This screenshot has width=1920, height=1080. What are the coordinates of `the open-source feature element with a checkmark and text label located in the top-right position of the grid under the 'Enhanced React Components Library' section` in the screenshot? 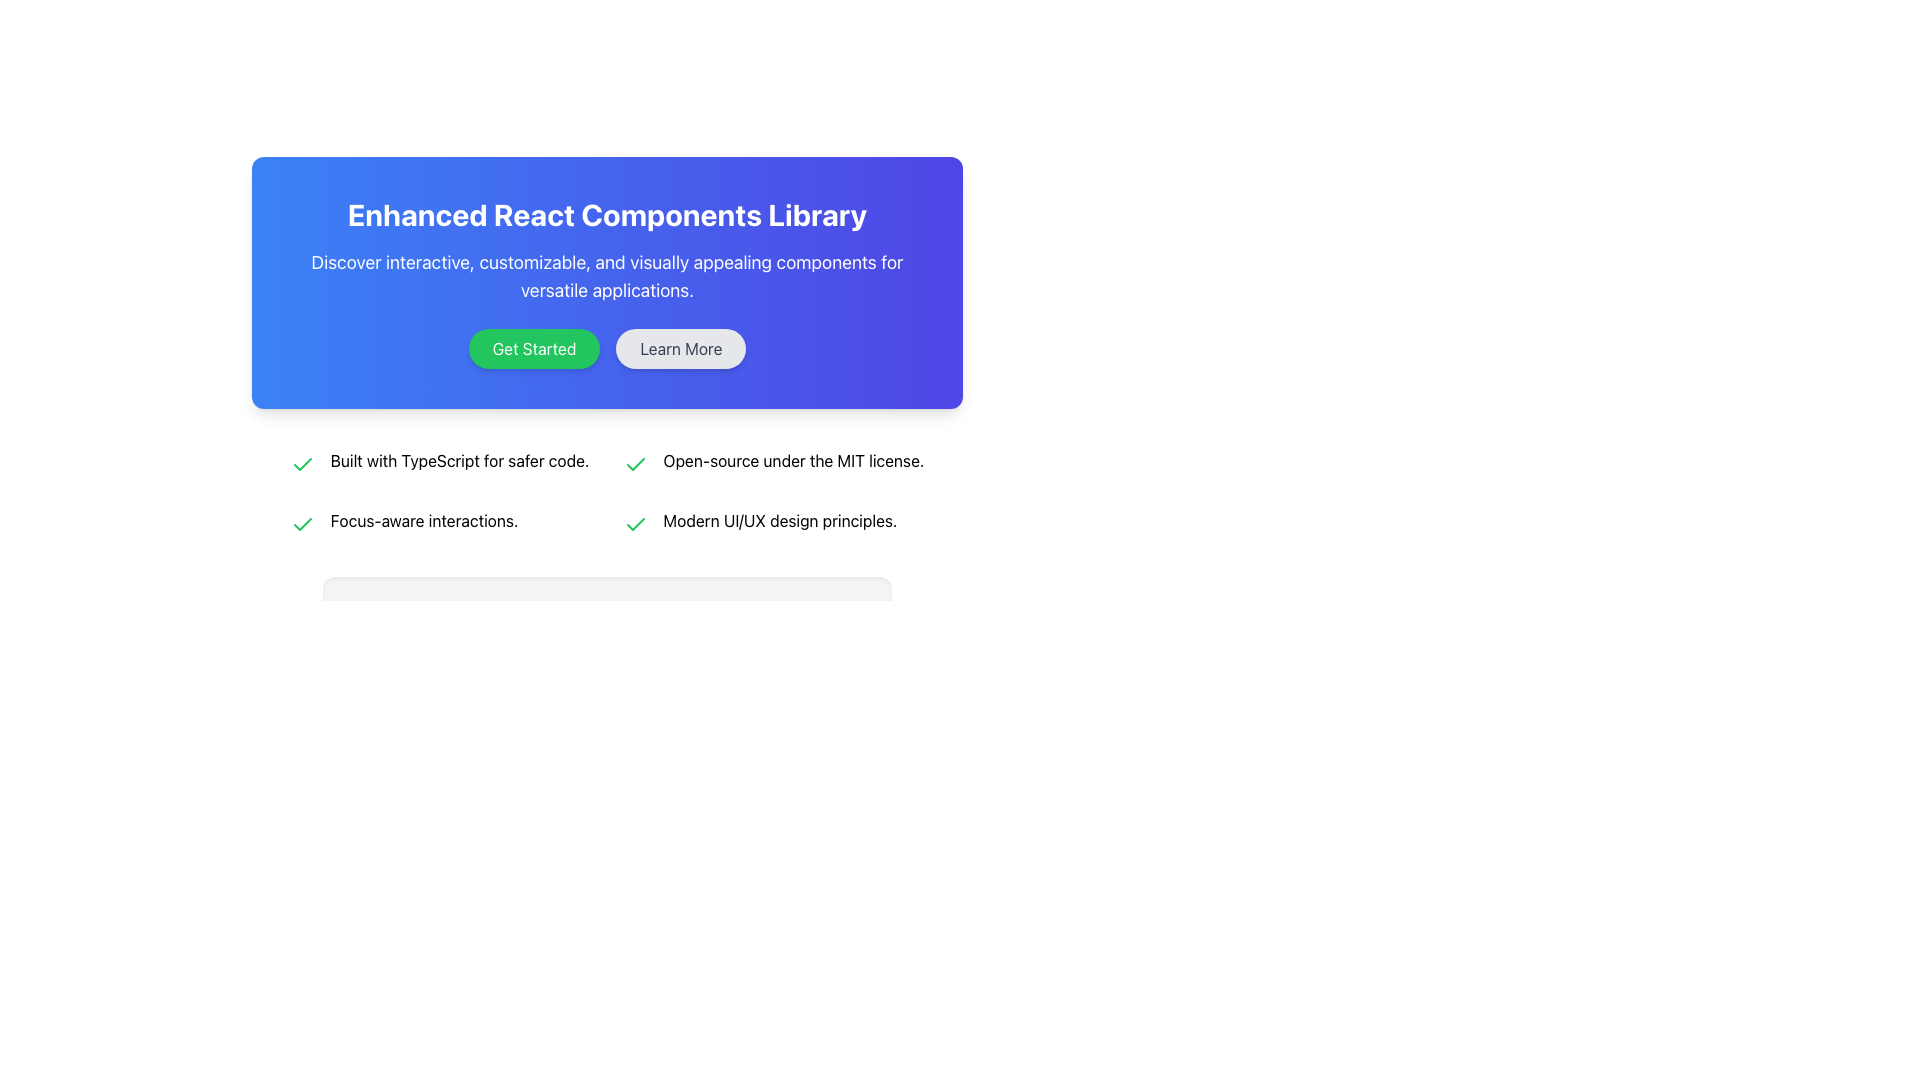 It's located at (772, 462).